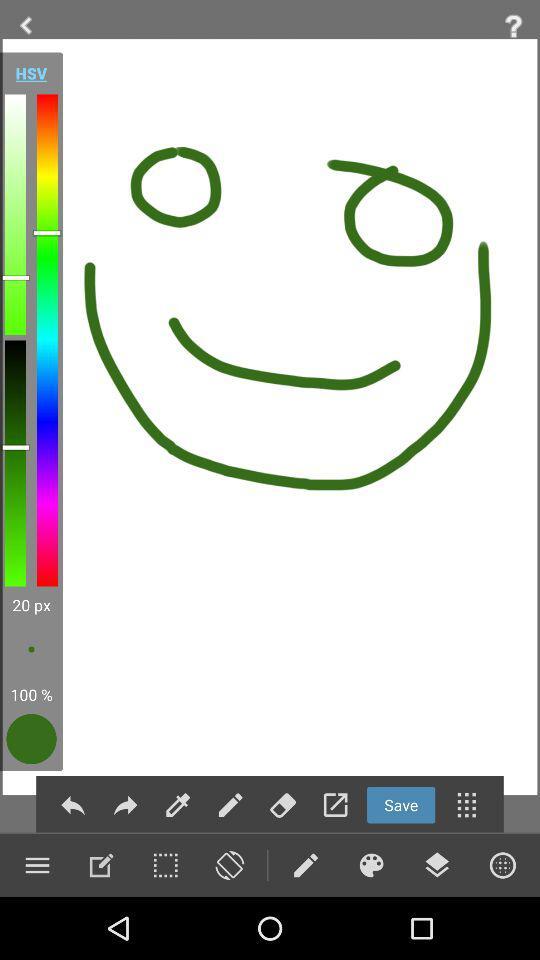 The width and height of the screenshot is (540, 960). What do you see at coordinates (513, 25) in the screenshot?
I see `help feeback` at bounding box center [513, 25].